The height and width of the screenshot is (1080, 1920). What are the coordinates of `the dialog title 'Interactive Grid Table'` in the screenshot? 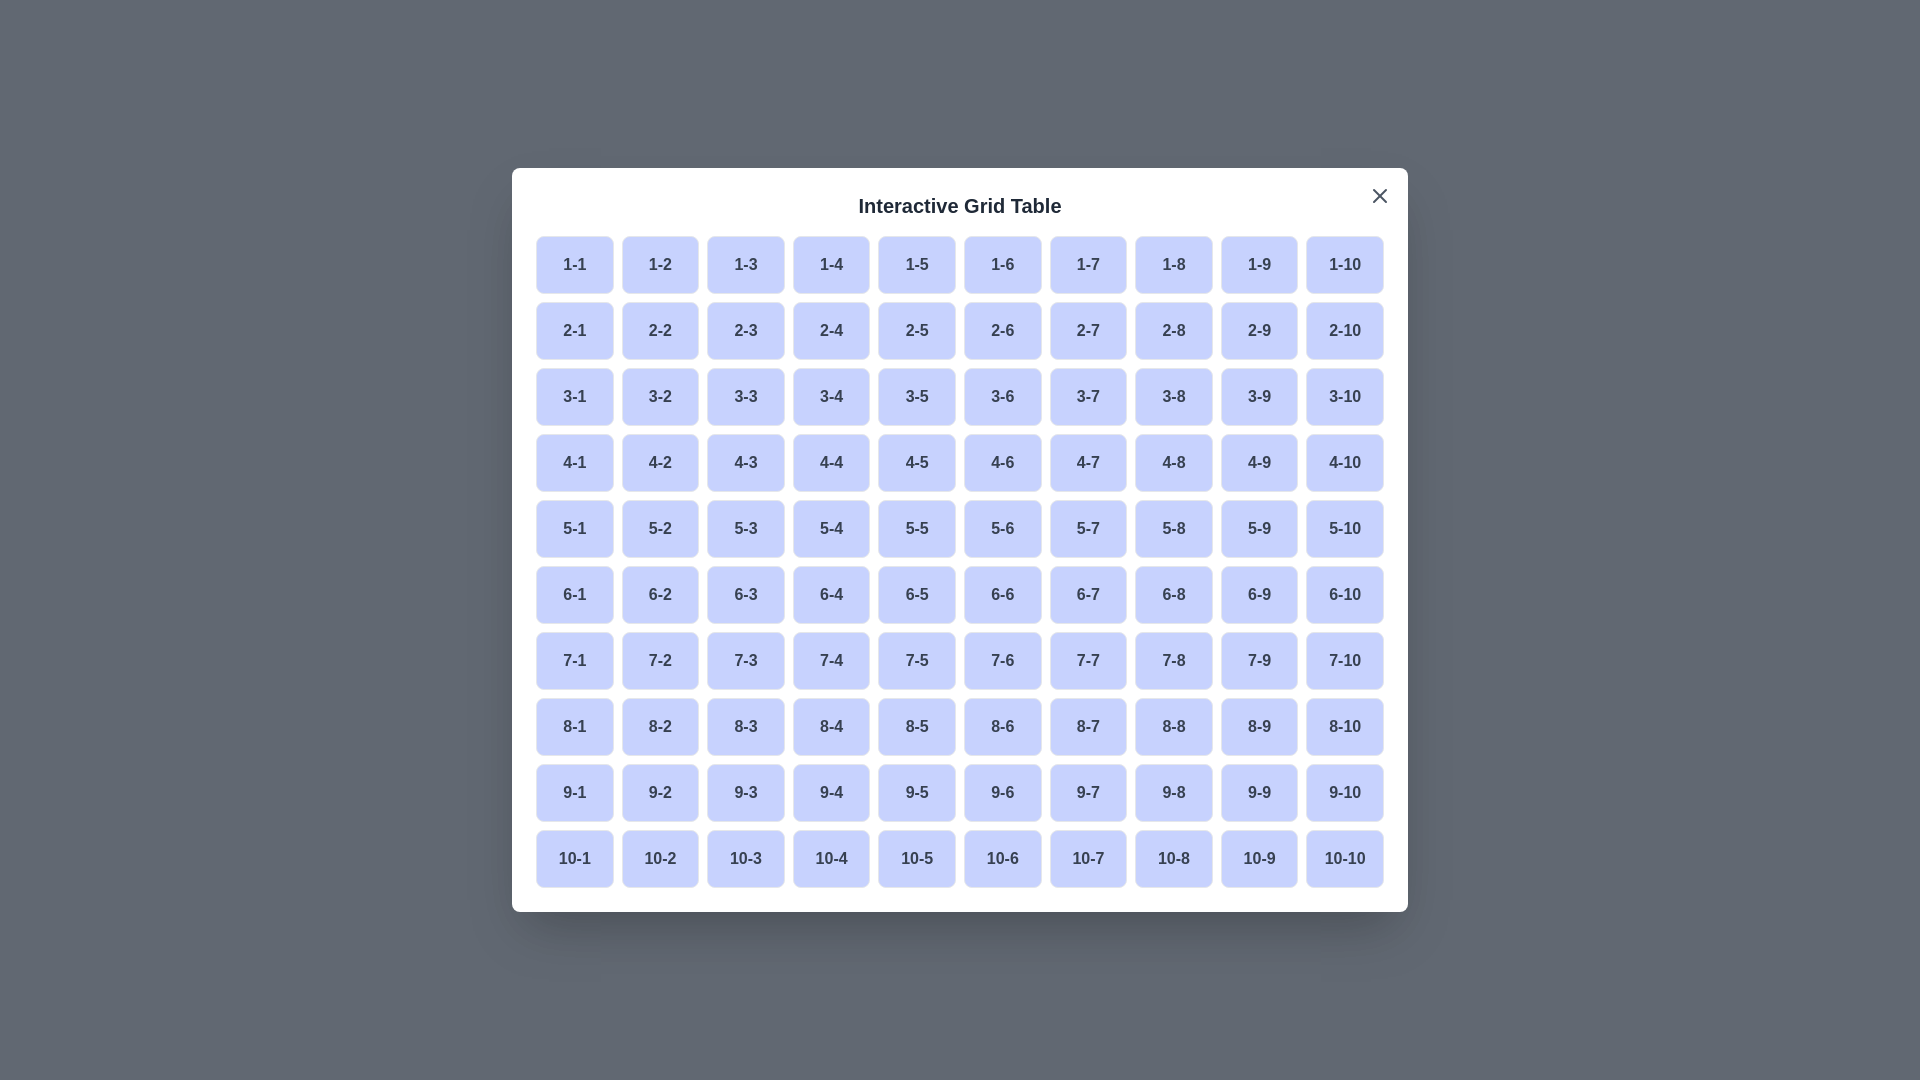 It's located at (960, 205).